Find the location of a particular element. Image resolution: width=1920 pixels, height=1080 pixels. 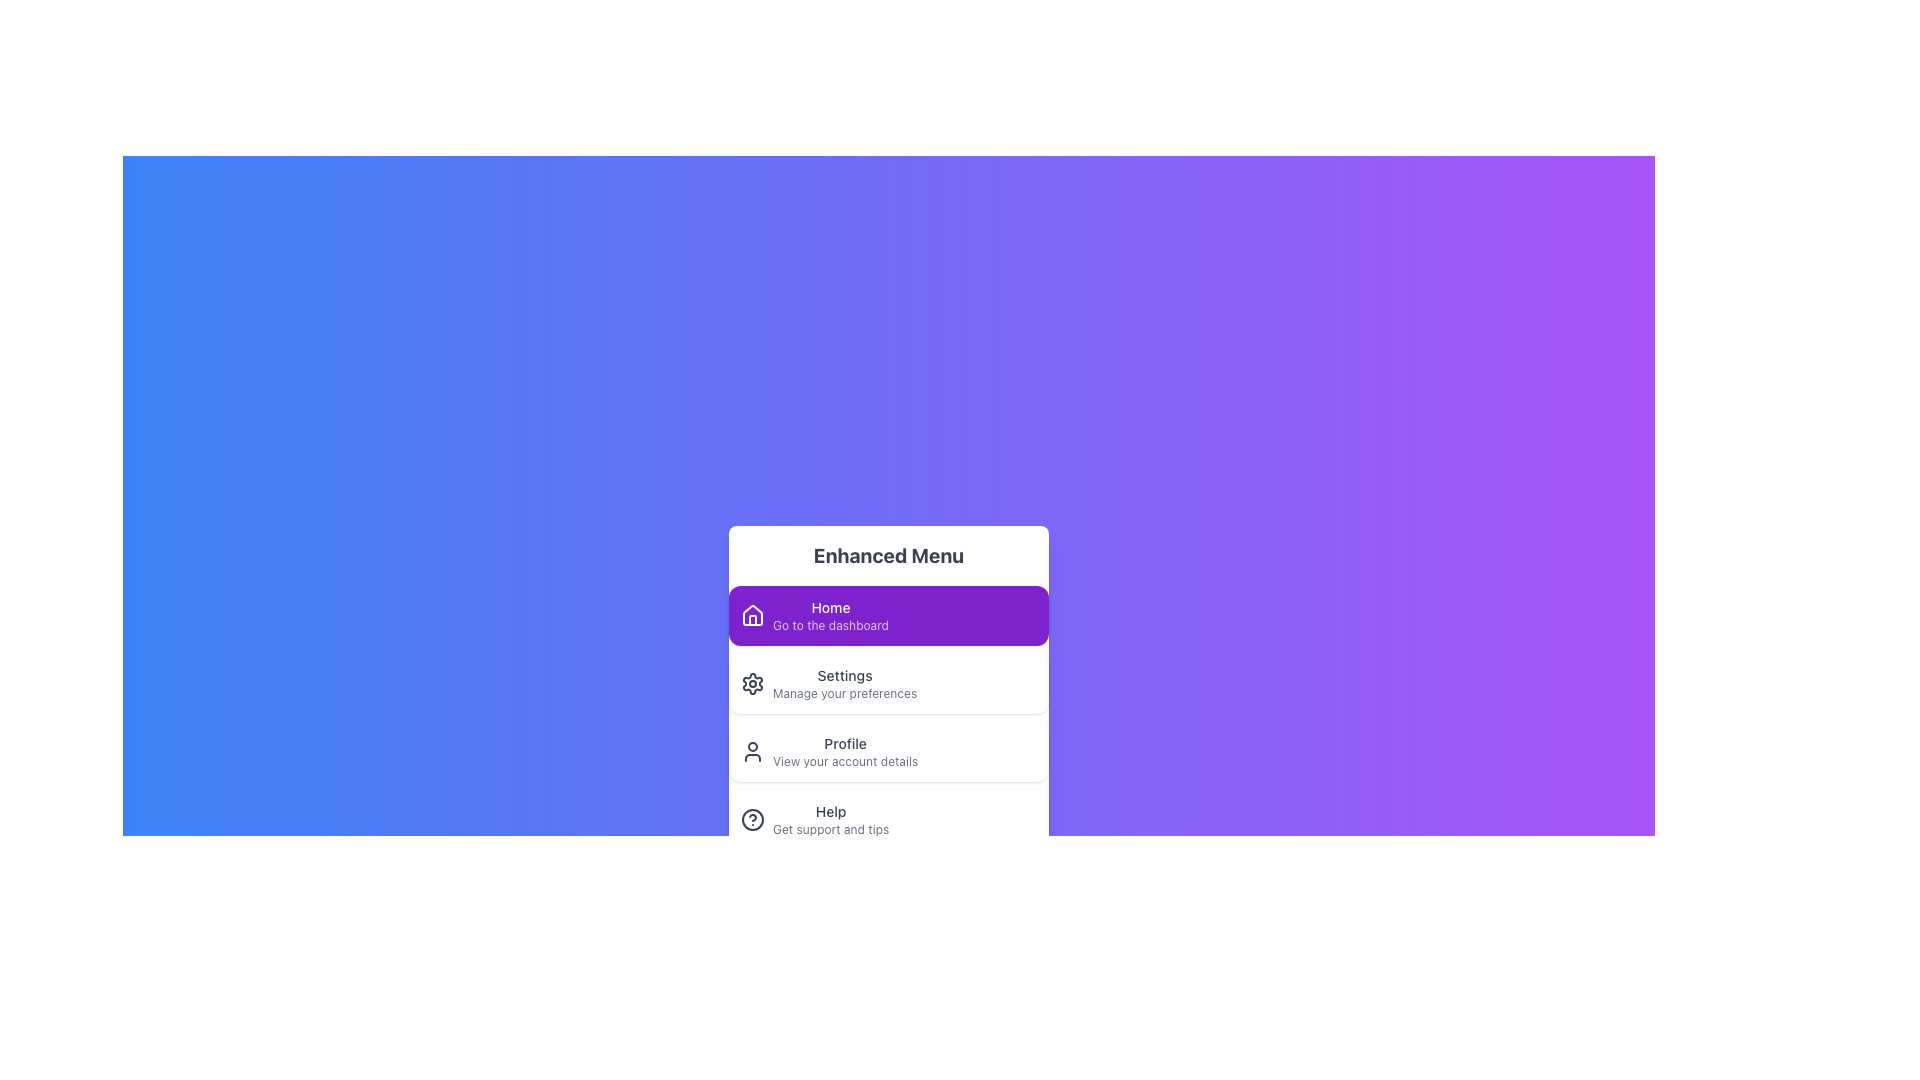

the circular help icon with a question mark, positioned at the center of the help section in the menu list is located at coordinates (752, 820).